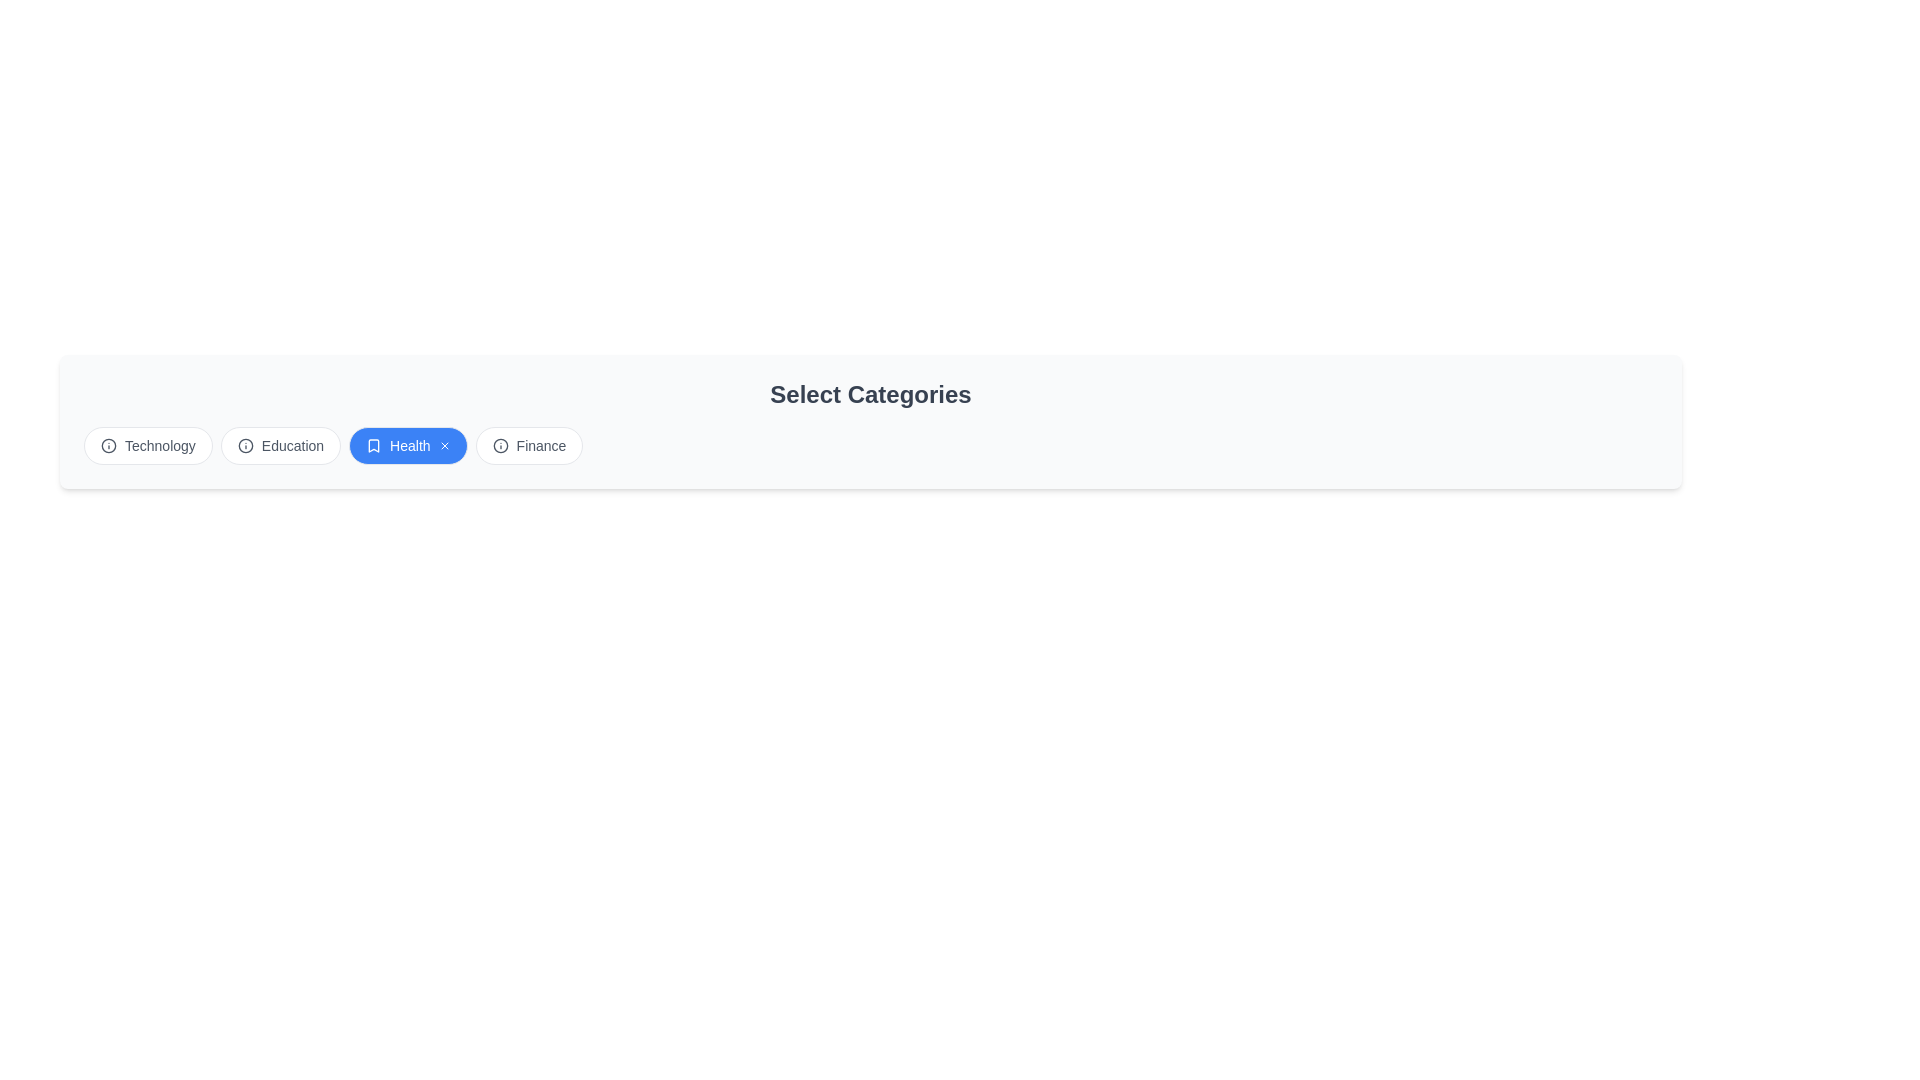  I want to click on the category Finance by clicking on its chip, so click(528, 445).